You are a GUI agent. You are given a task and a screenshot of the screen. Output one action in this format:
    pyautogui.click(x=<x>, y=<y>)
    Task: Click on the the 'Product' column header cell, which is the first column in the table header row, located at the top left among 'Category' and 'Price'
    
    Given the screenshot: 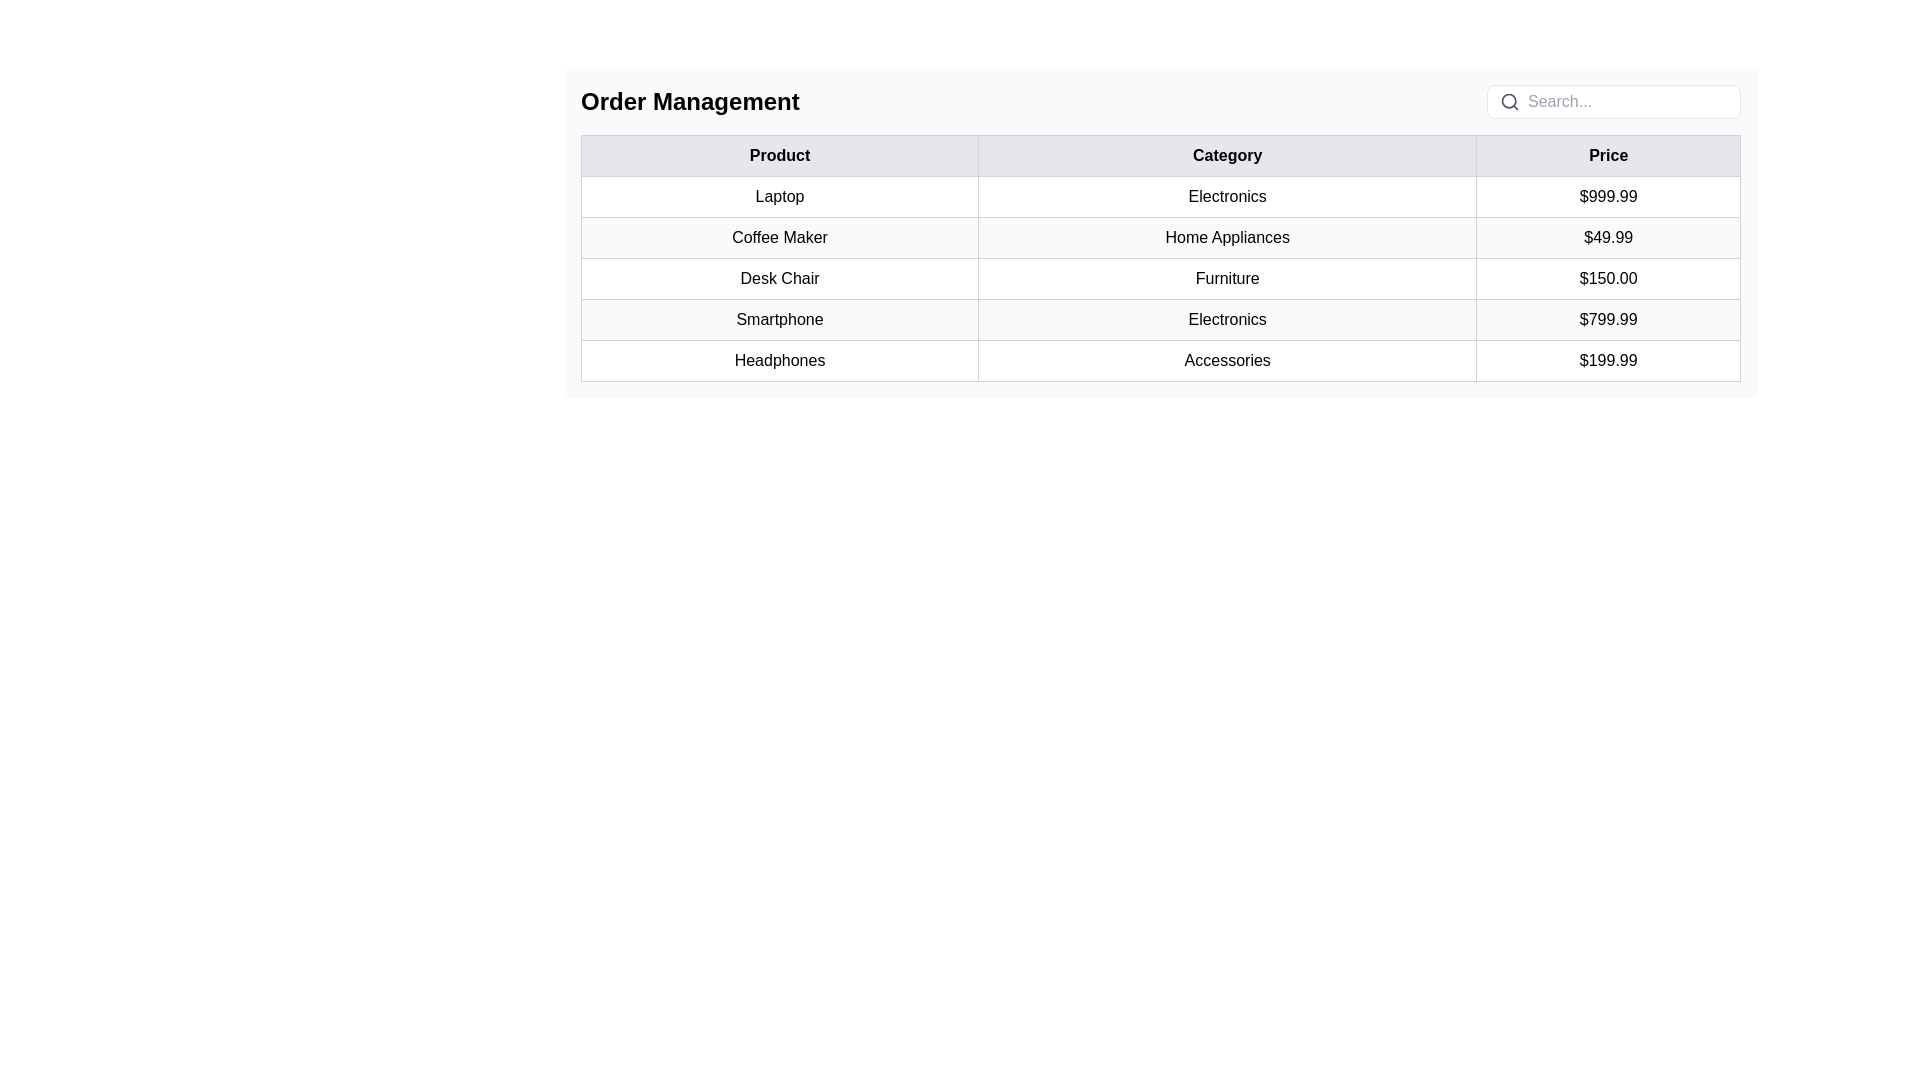 What is the action you would take?
    pyautogui.click(x=779, y=154)
    